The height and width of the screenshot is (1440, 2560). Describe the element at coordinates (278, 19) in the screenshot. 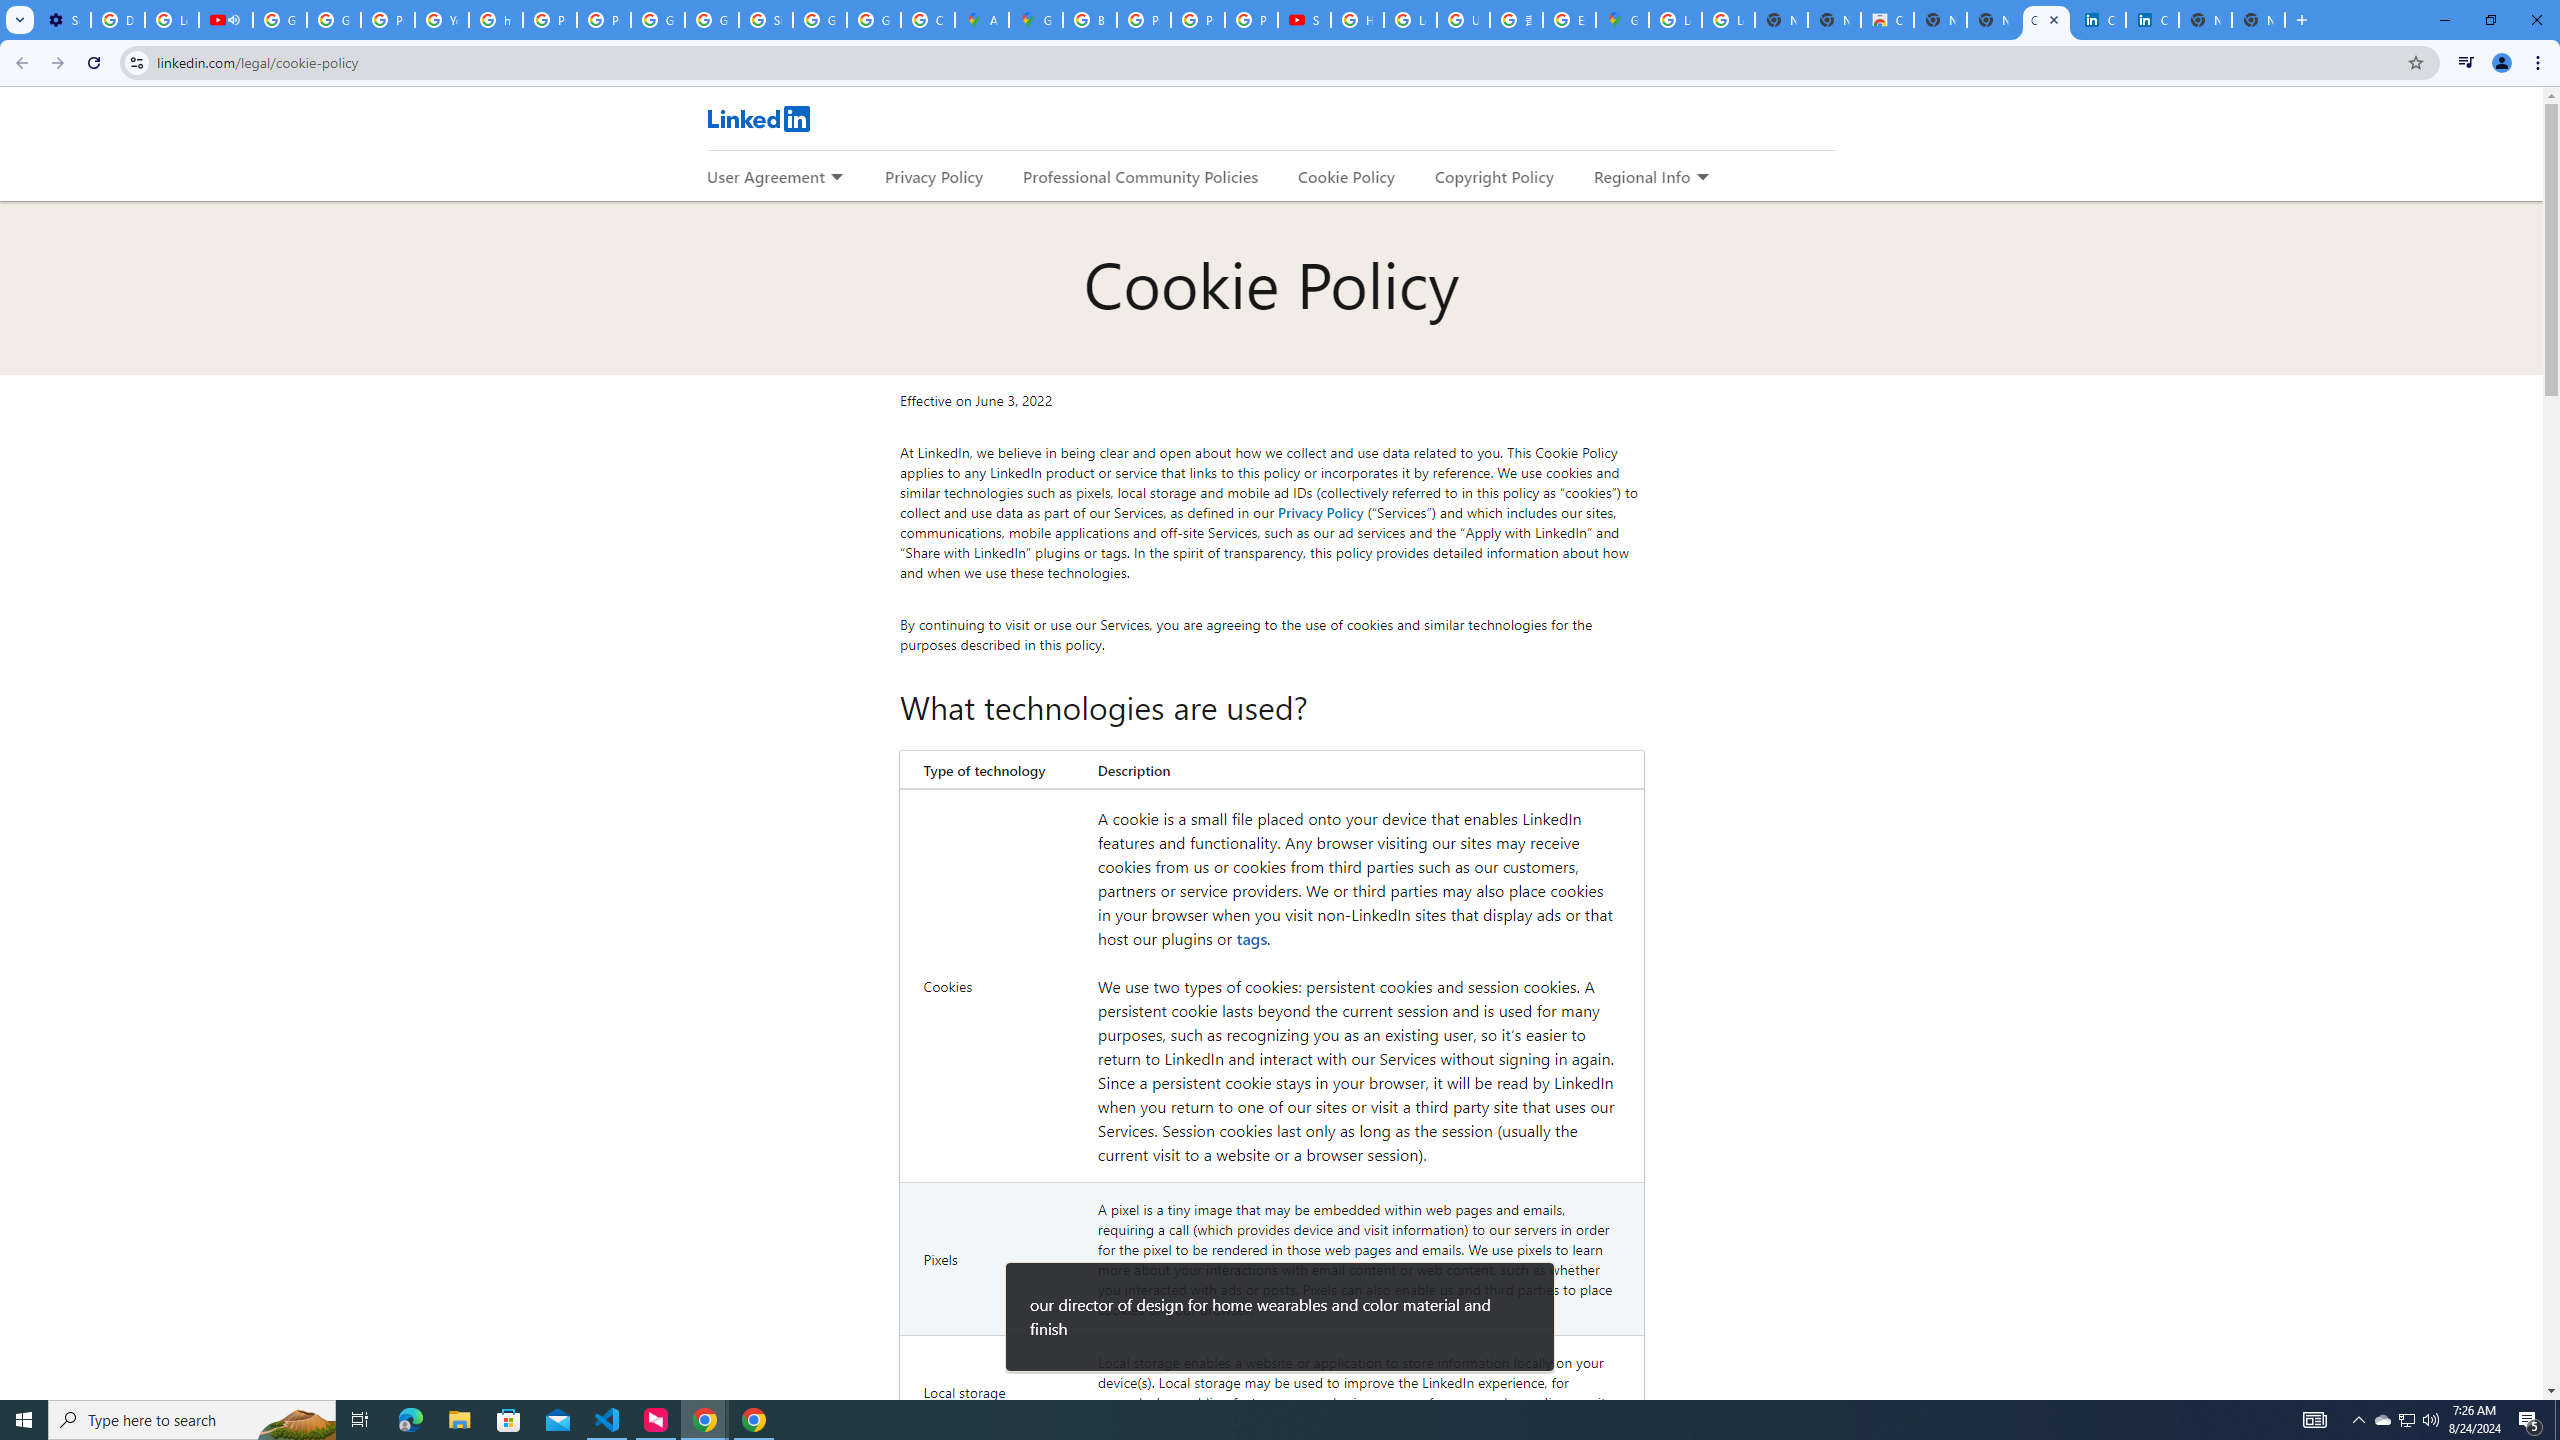

I see `'Google Account Help'` at that location.